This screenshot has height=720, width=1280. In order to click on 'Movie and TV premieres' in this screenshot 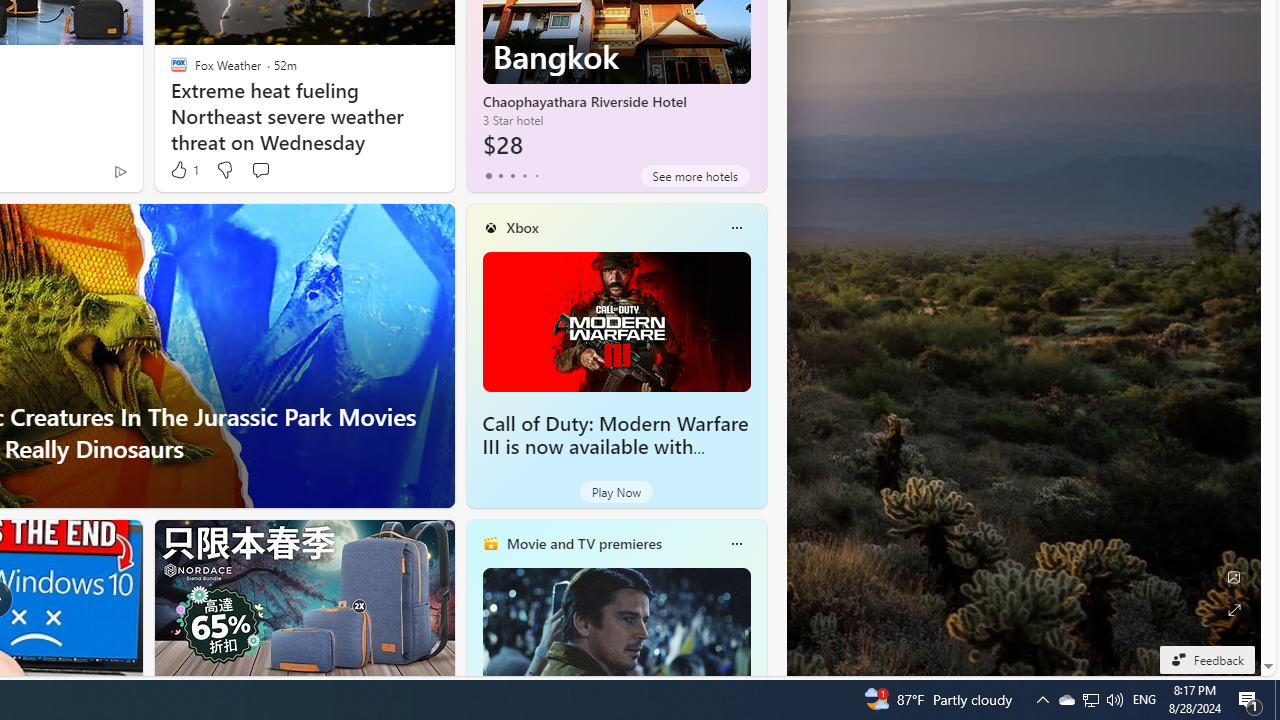, I will do `click(582, 543)`.